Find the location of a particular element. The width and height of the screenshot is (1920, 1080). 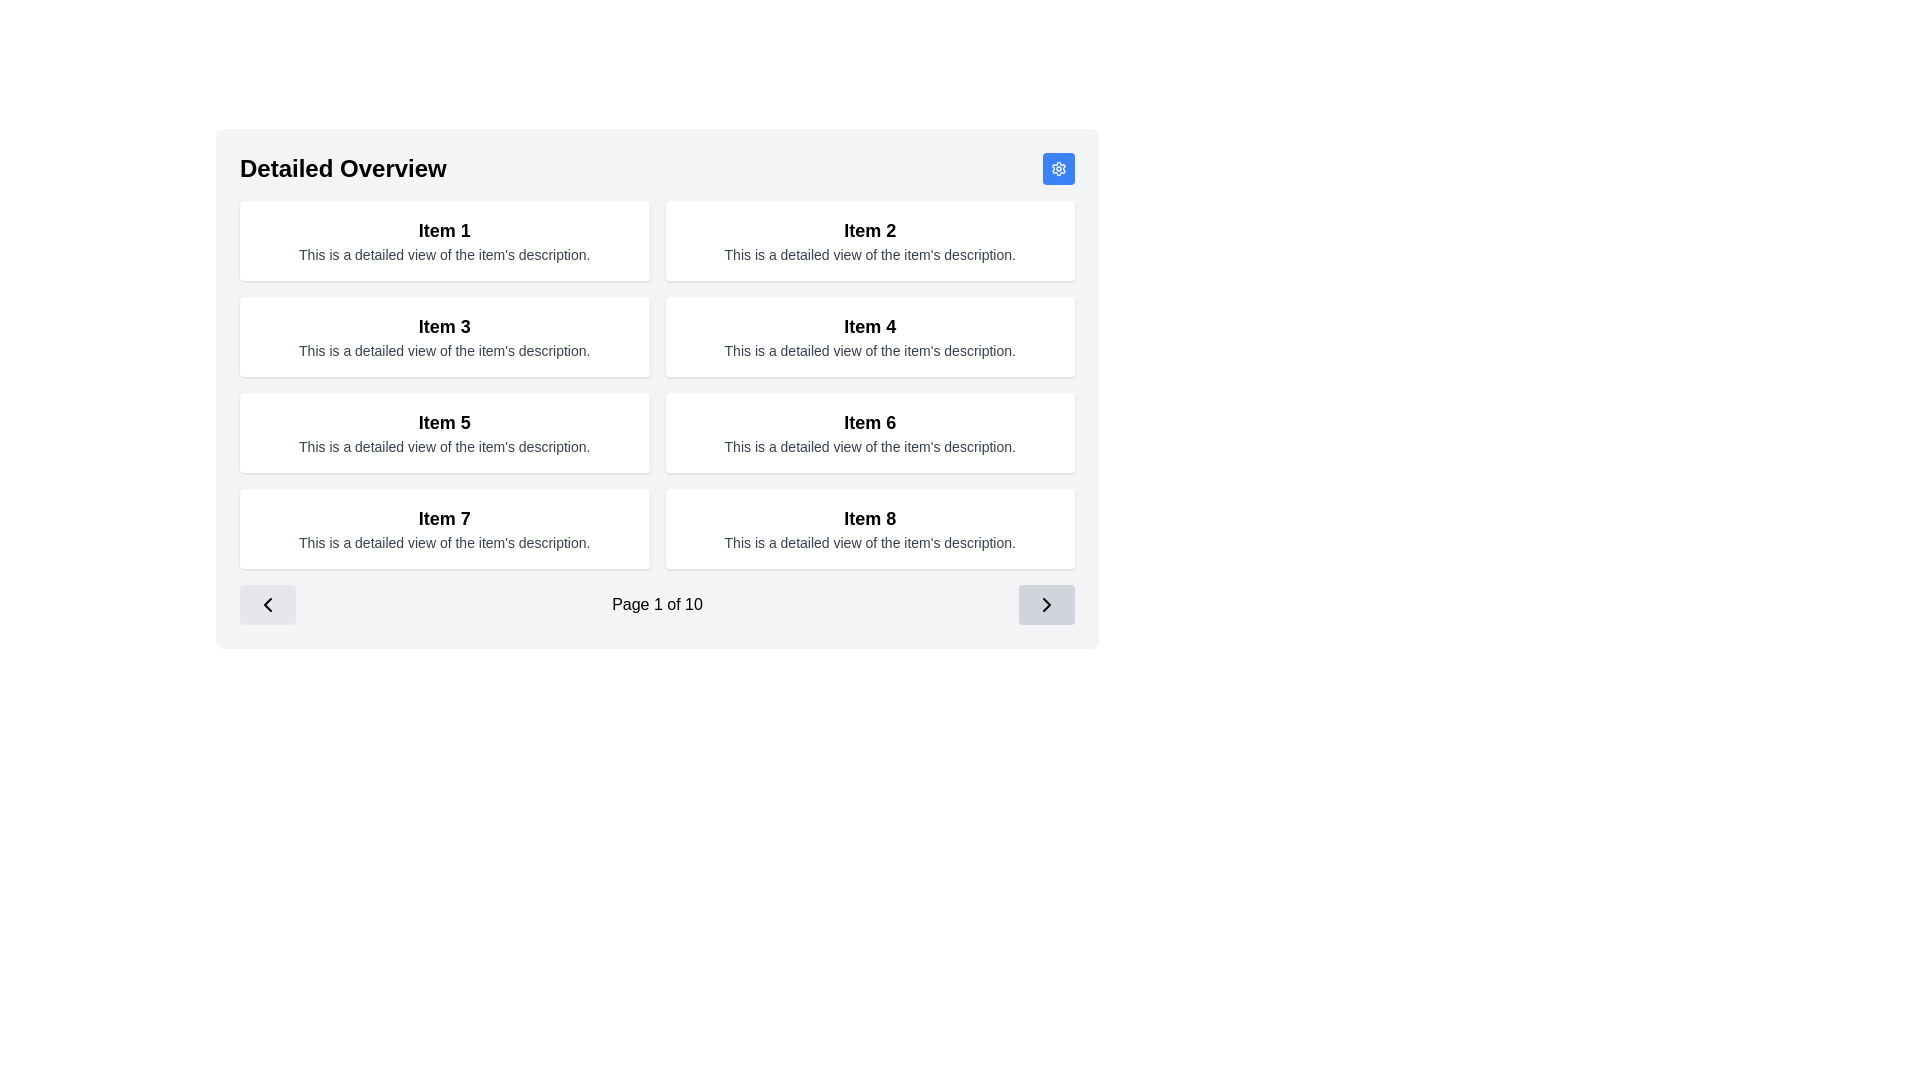

the Card displaying detailed information about an item located in the second column of the third row of the grid layout is located at coordinates (870, 431).